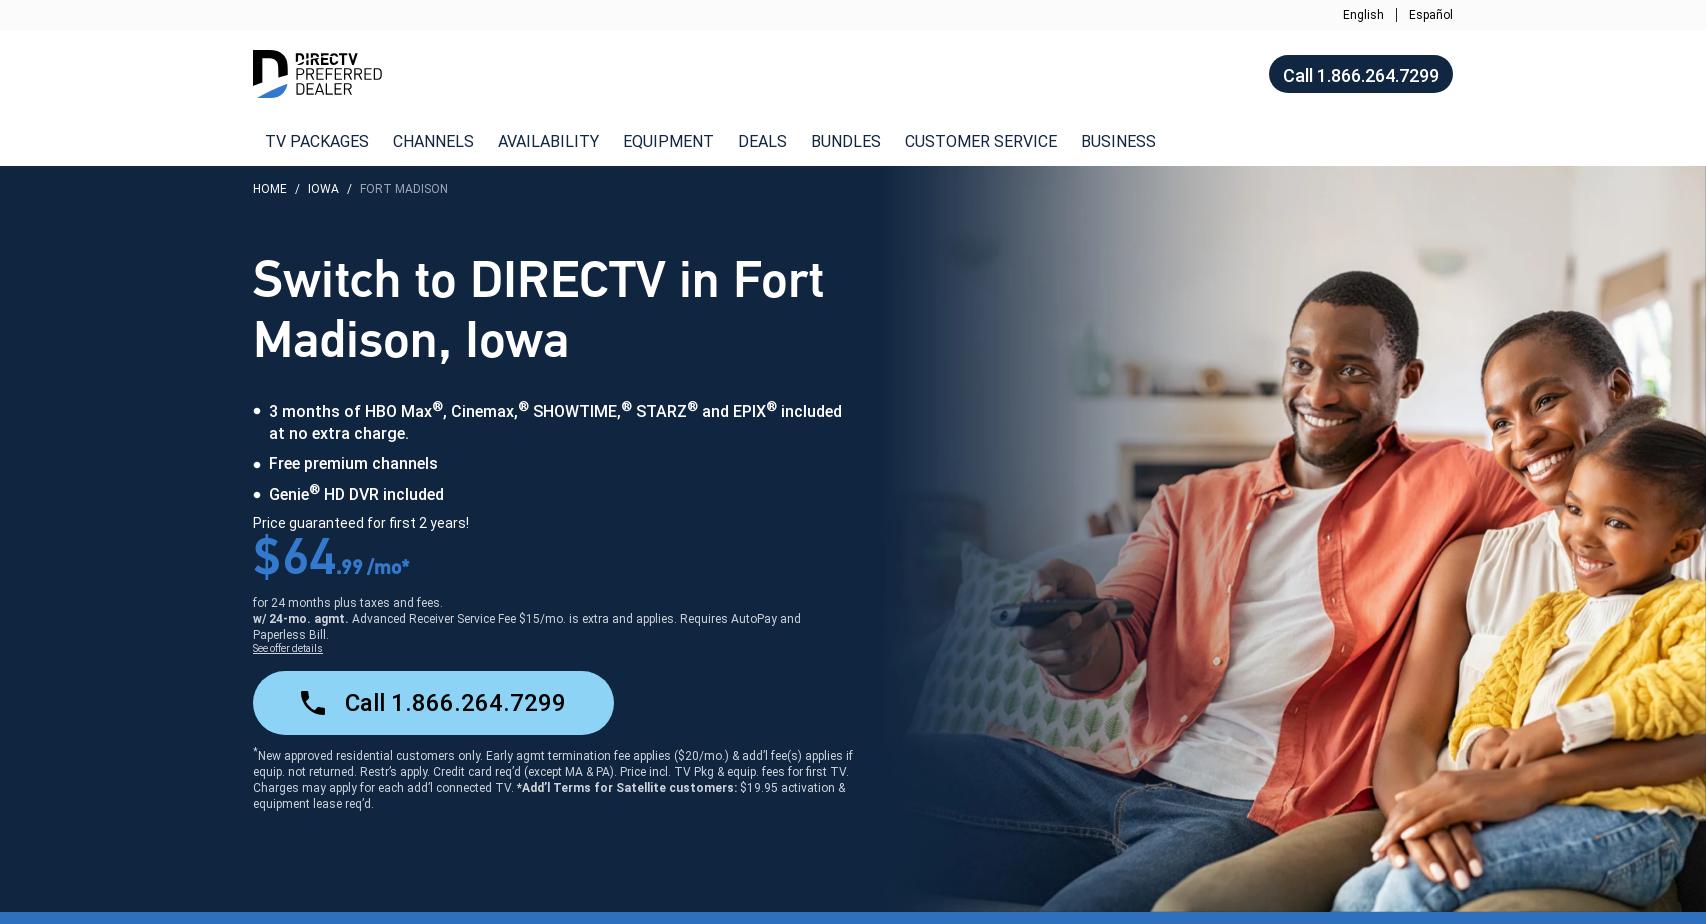 This screenshot has width=1706, height=924. I want to click on 'w/ 24-mo. agmt.', so click(302, 617).